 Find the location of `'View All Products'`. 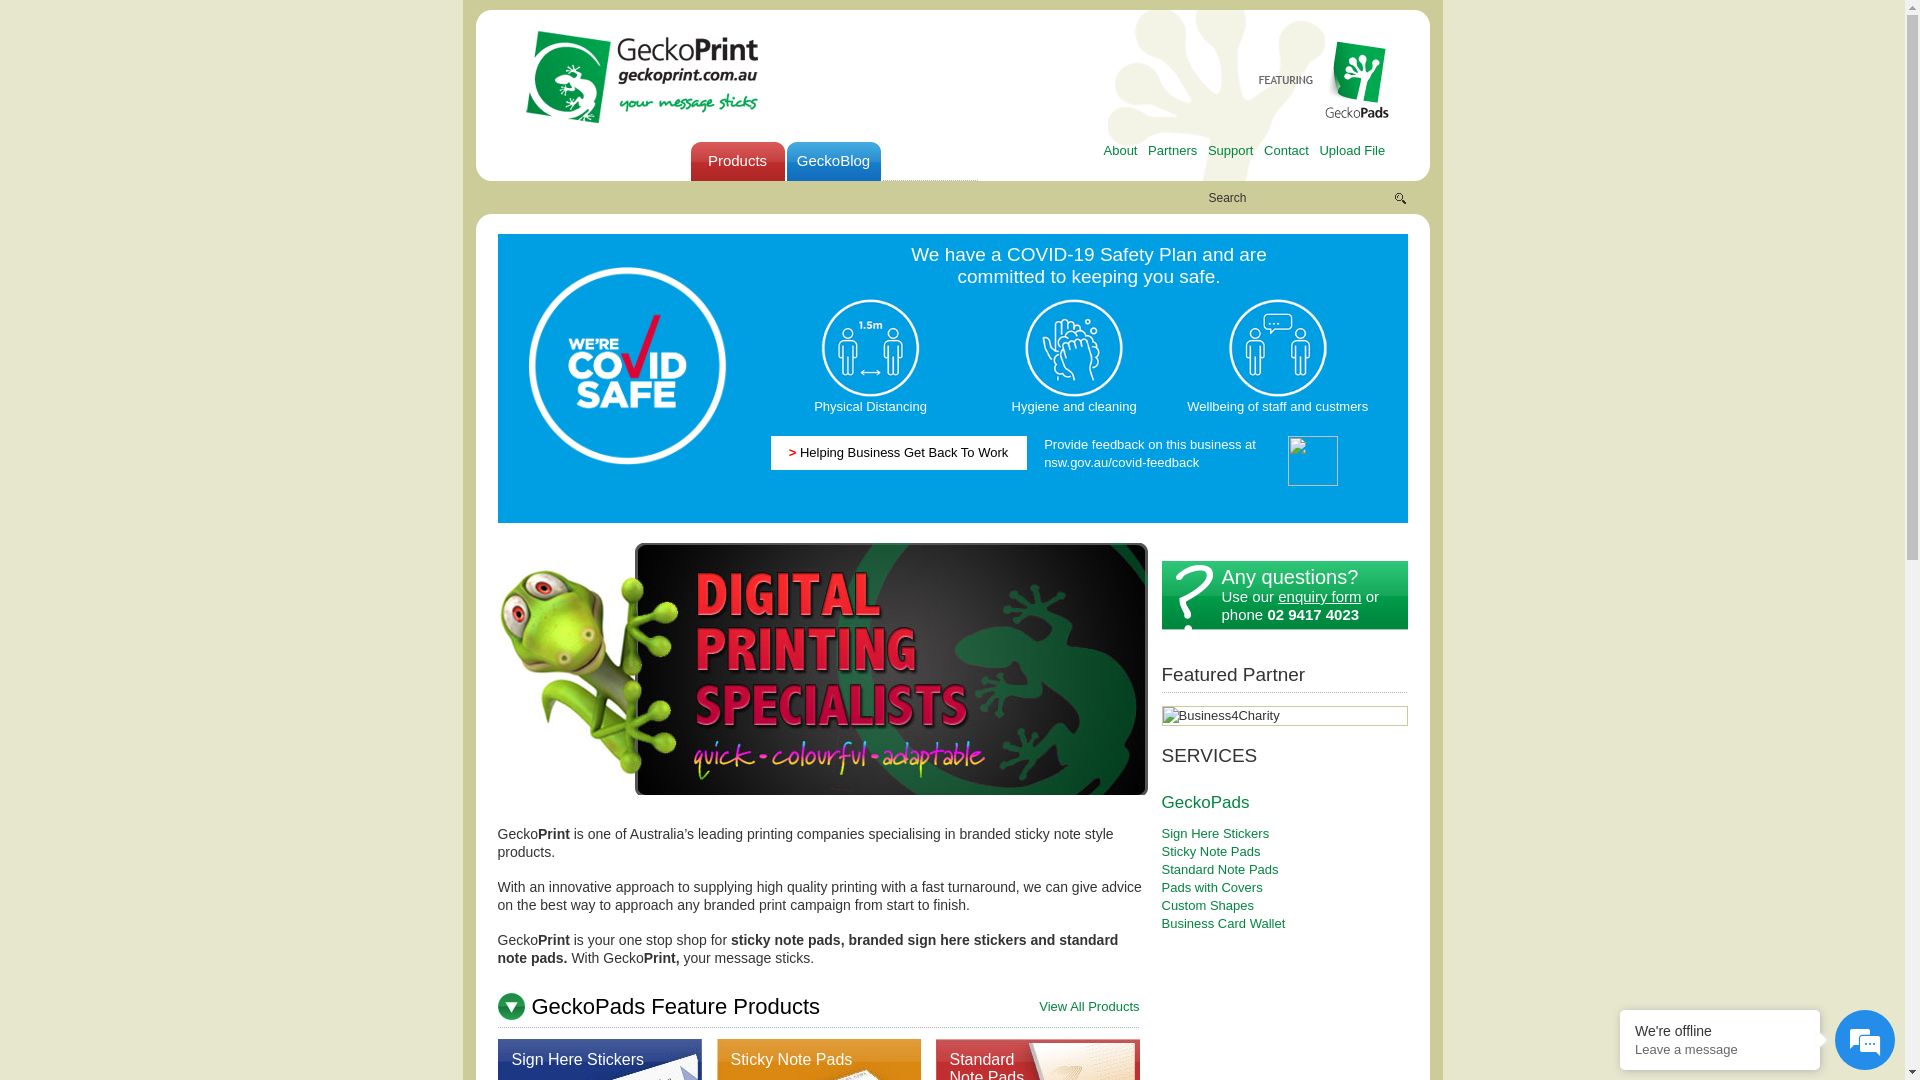

'View All Products' is located at coordinates (1088, 1006).